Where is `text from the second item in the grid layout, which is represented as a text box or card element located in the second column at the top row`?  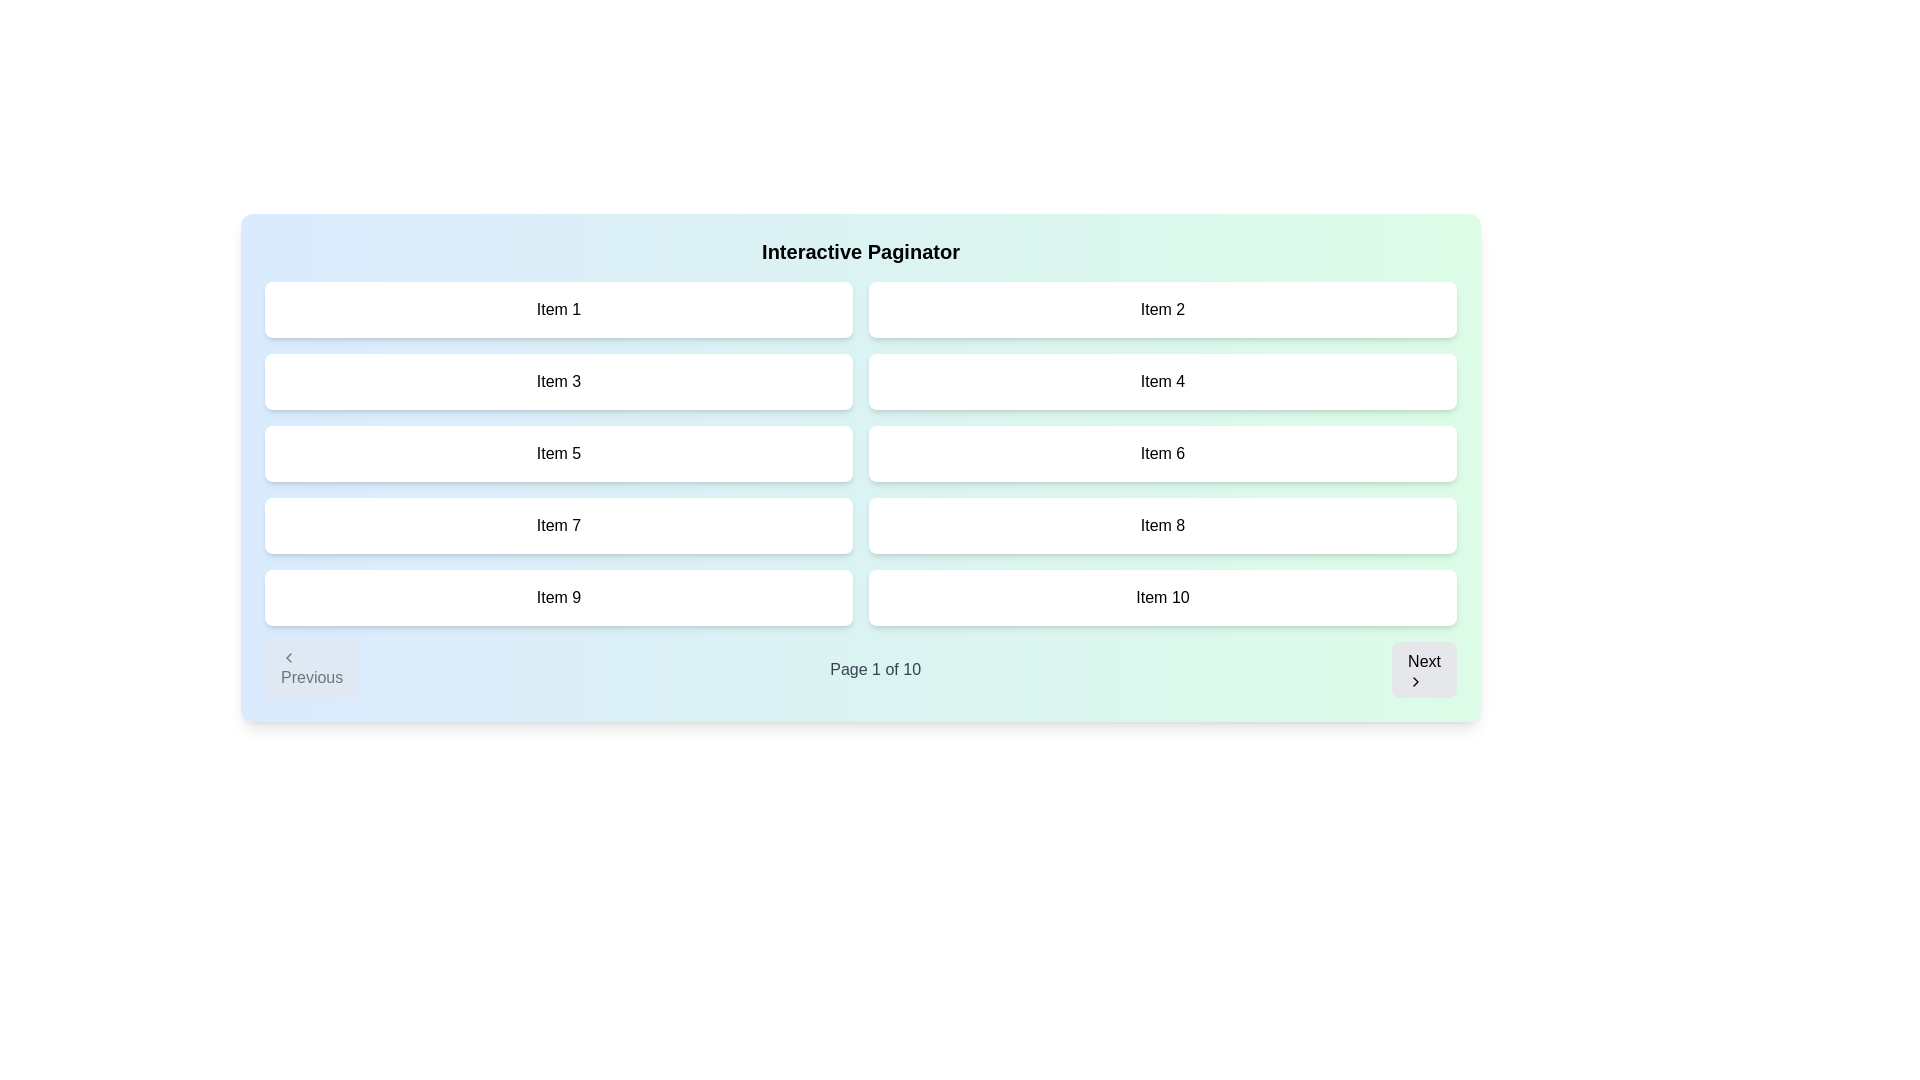
text from the second item in the grid layout, which is represented as a text box or card element located in the second column at the top row is located at coordinates (1162, 309).